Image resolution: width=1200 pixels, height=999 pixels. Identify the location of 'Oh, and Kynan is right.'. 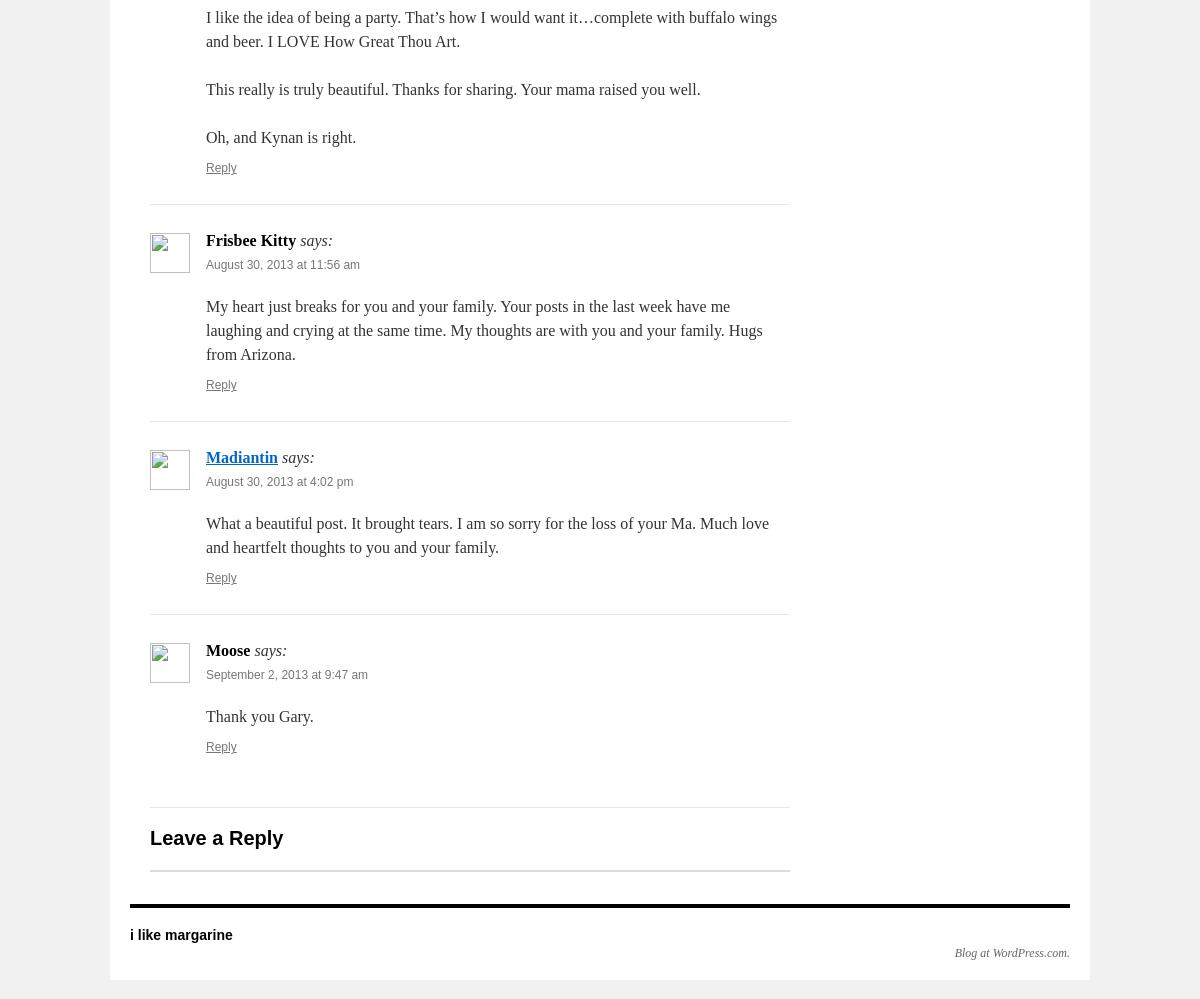
(280, 137).